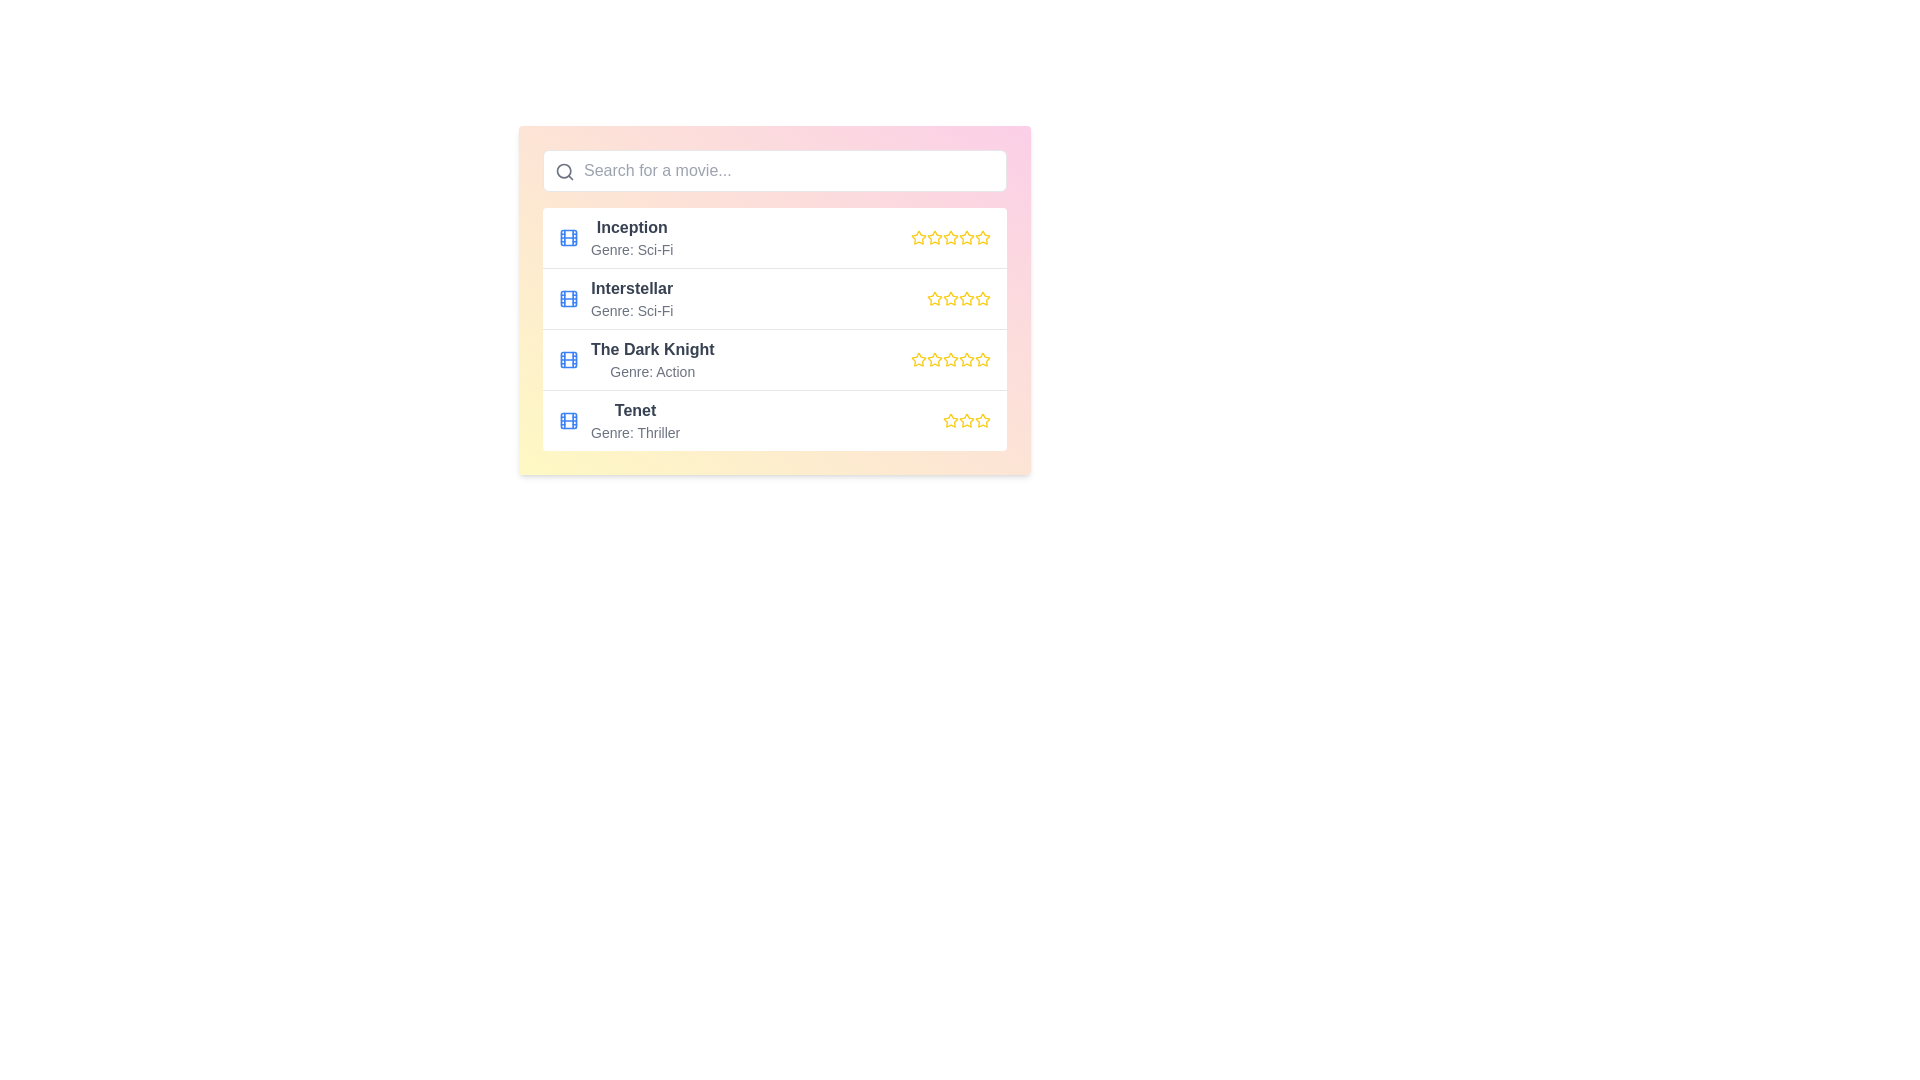 The width and height of the screenshot is (1920, 1080). What do you see at coordinates (983, 299) in the screenshot?
I see `the fifth star-shaped Rating icon with a bright yellow outline adjacent to the movie title 'Interstellar' to rate it` at bounding box center [983, 299].